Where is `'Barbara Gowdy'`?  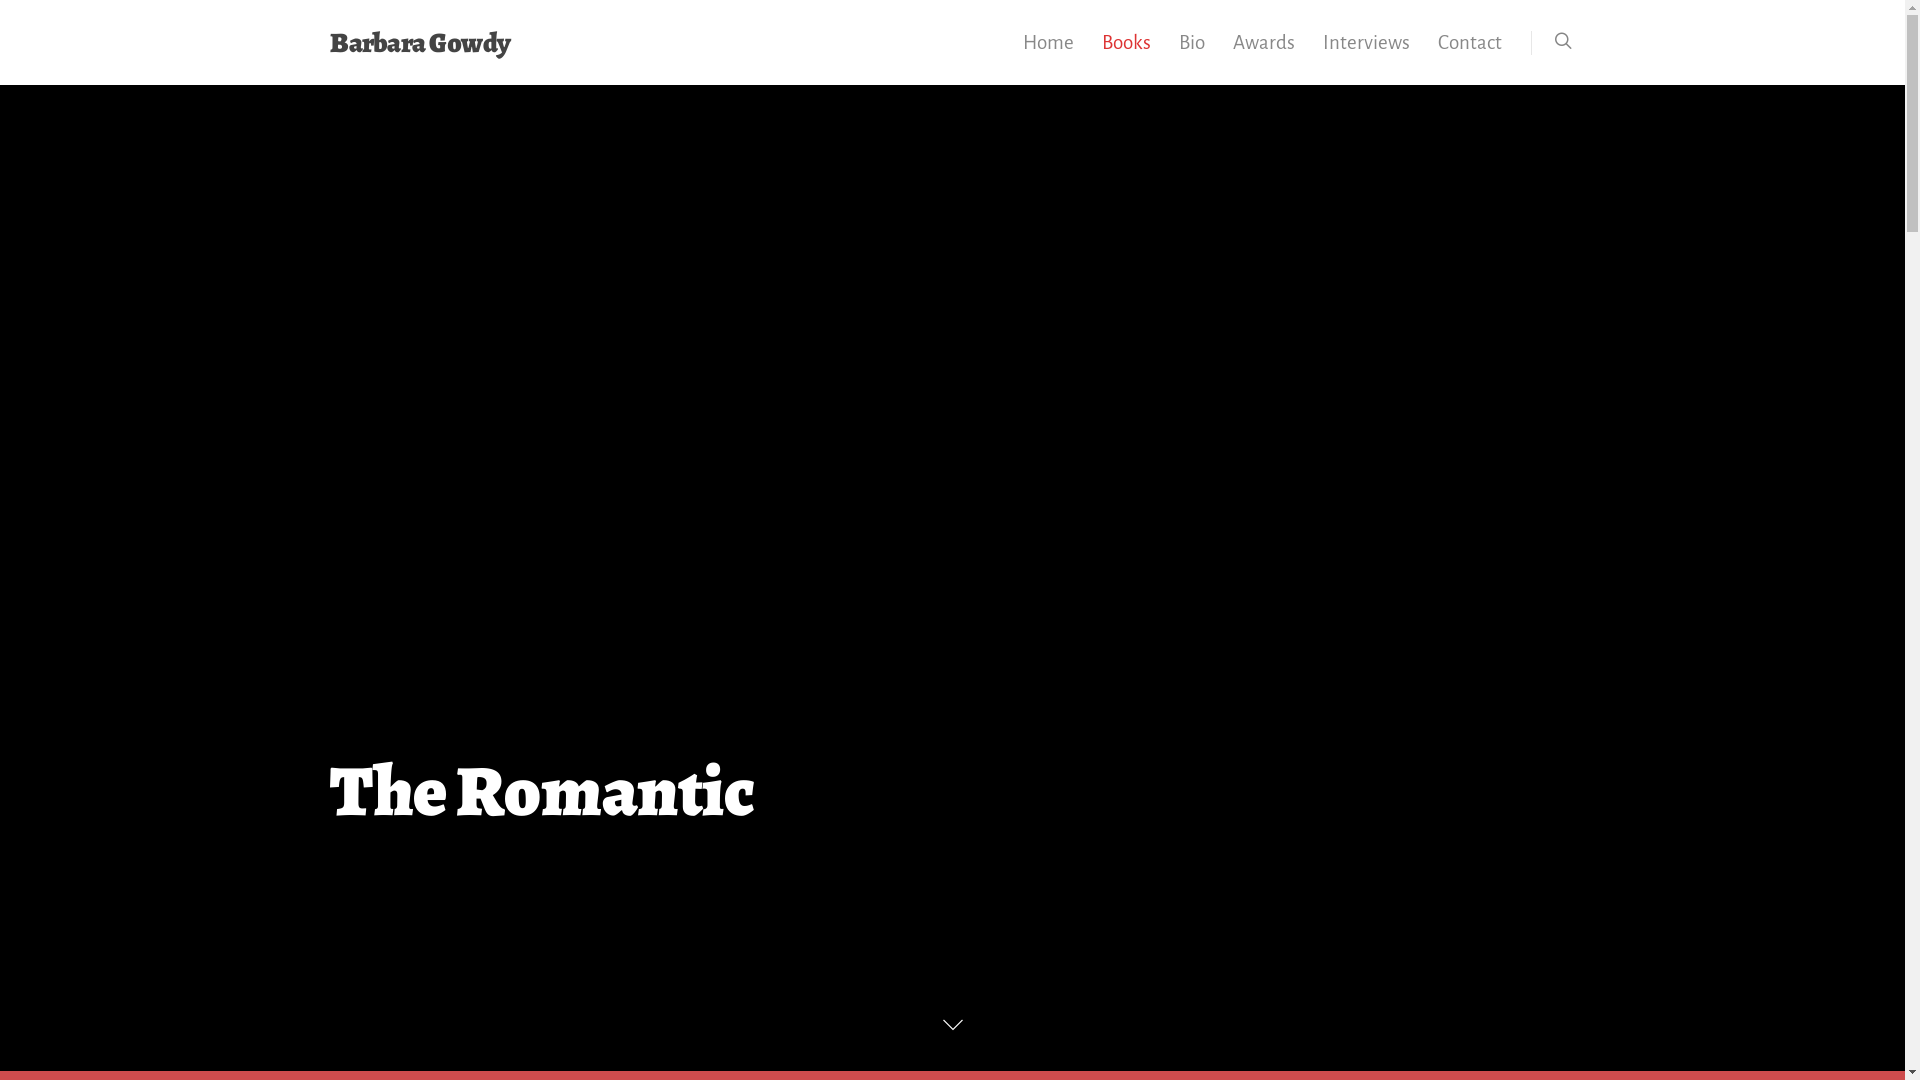 'Barbara Gowdy' is located at coordinates (419, 42).